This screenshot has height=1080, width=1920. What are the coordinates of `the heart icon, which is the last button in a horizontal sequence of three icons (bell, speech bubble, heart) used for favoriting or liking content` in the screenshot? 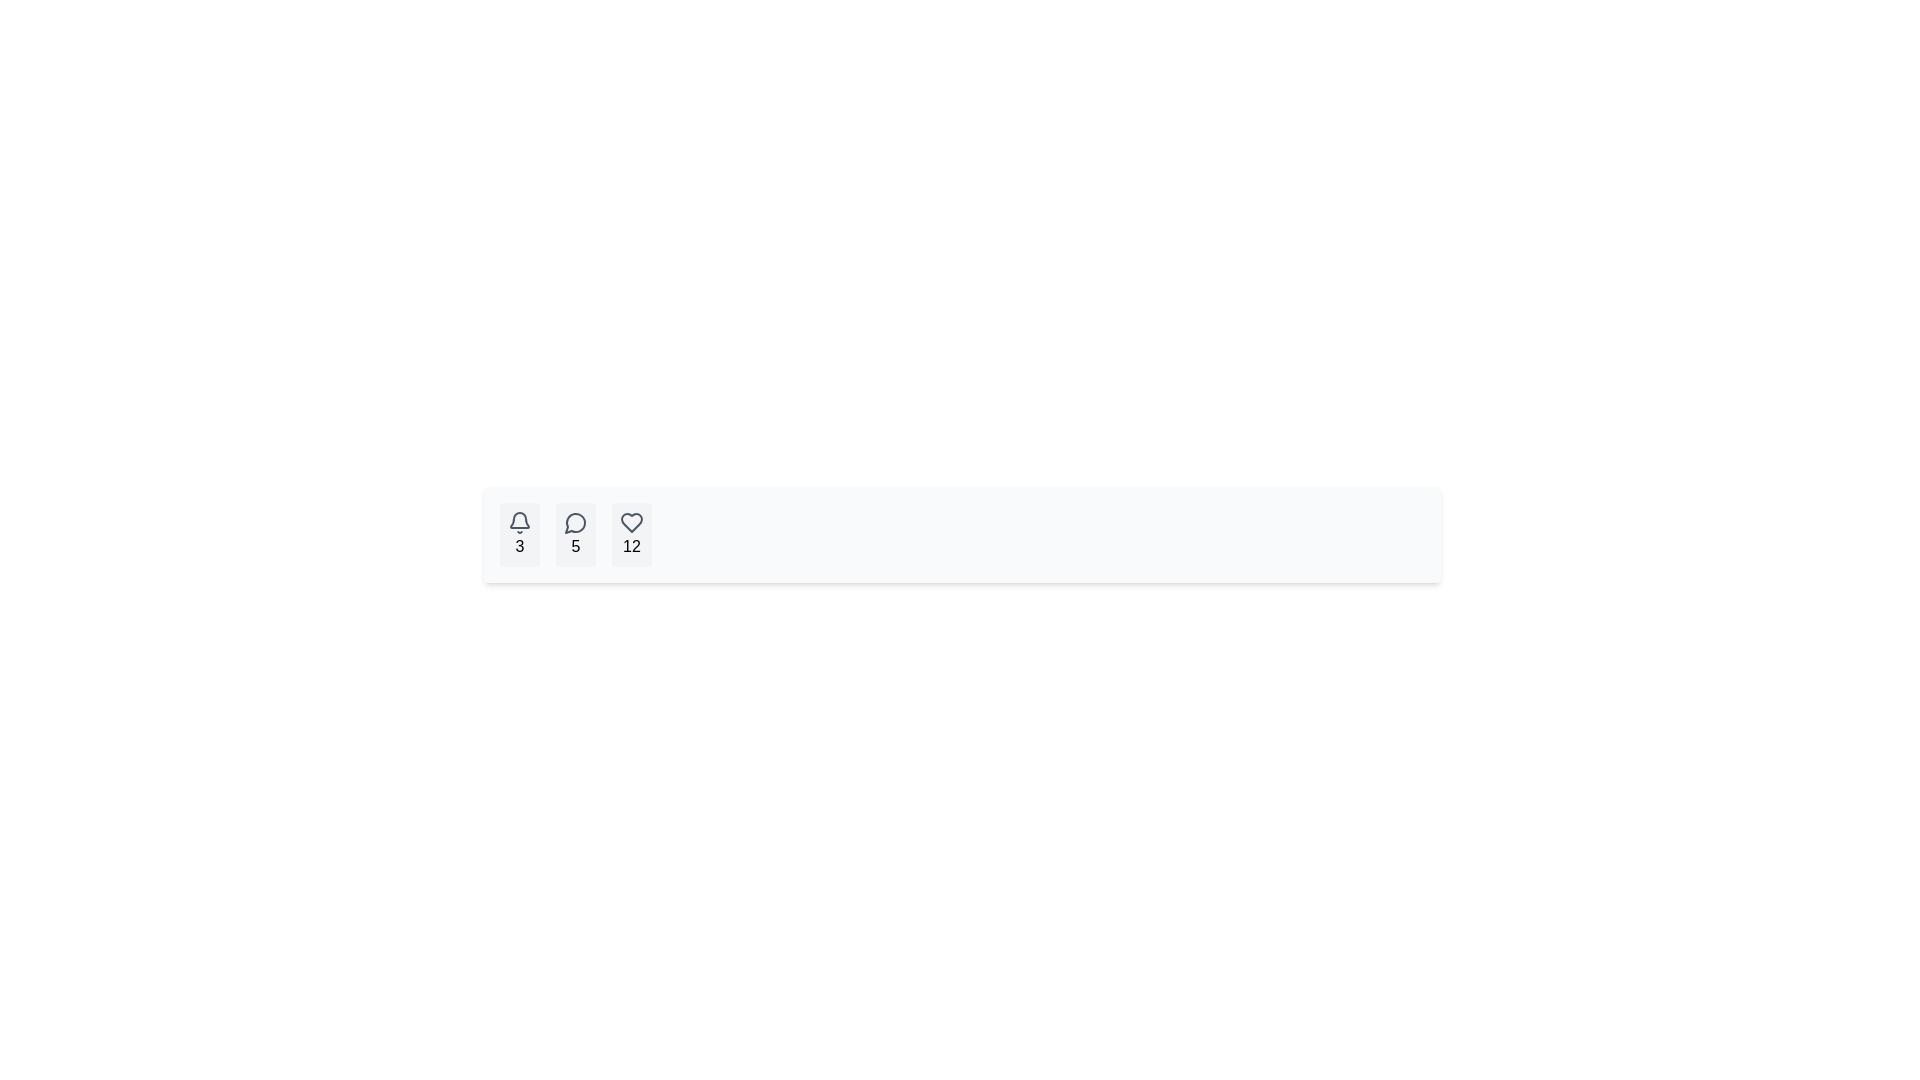 It's located at (631, 522).